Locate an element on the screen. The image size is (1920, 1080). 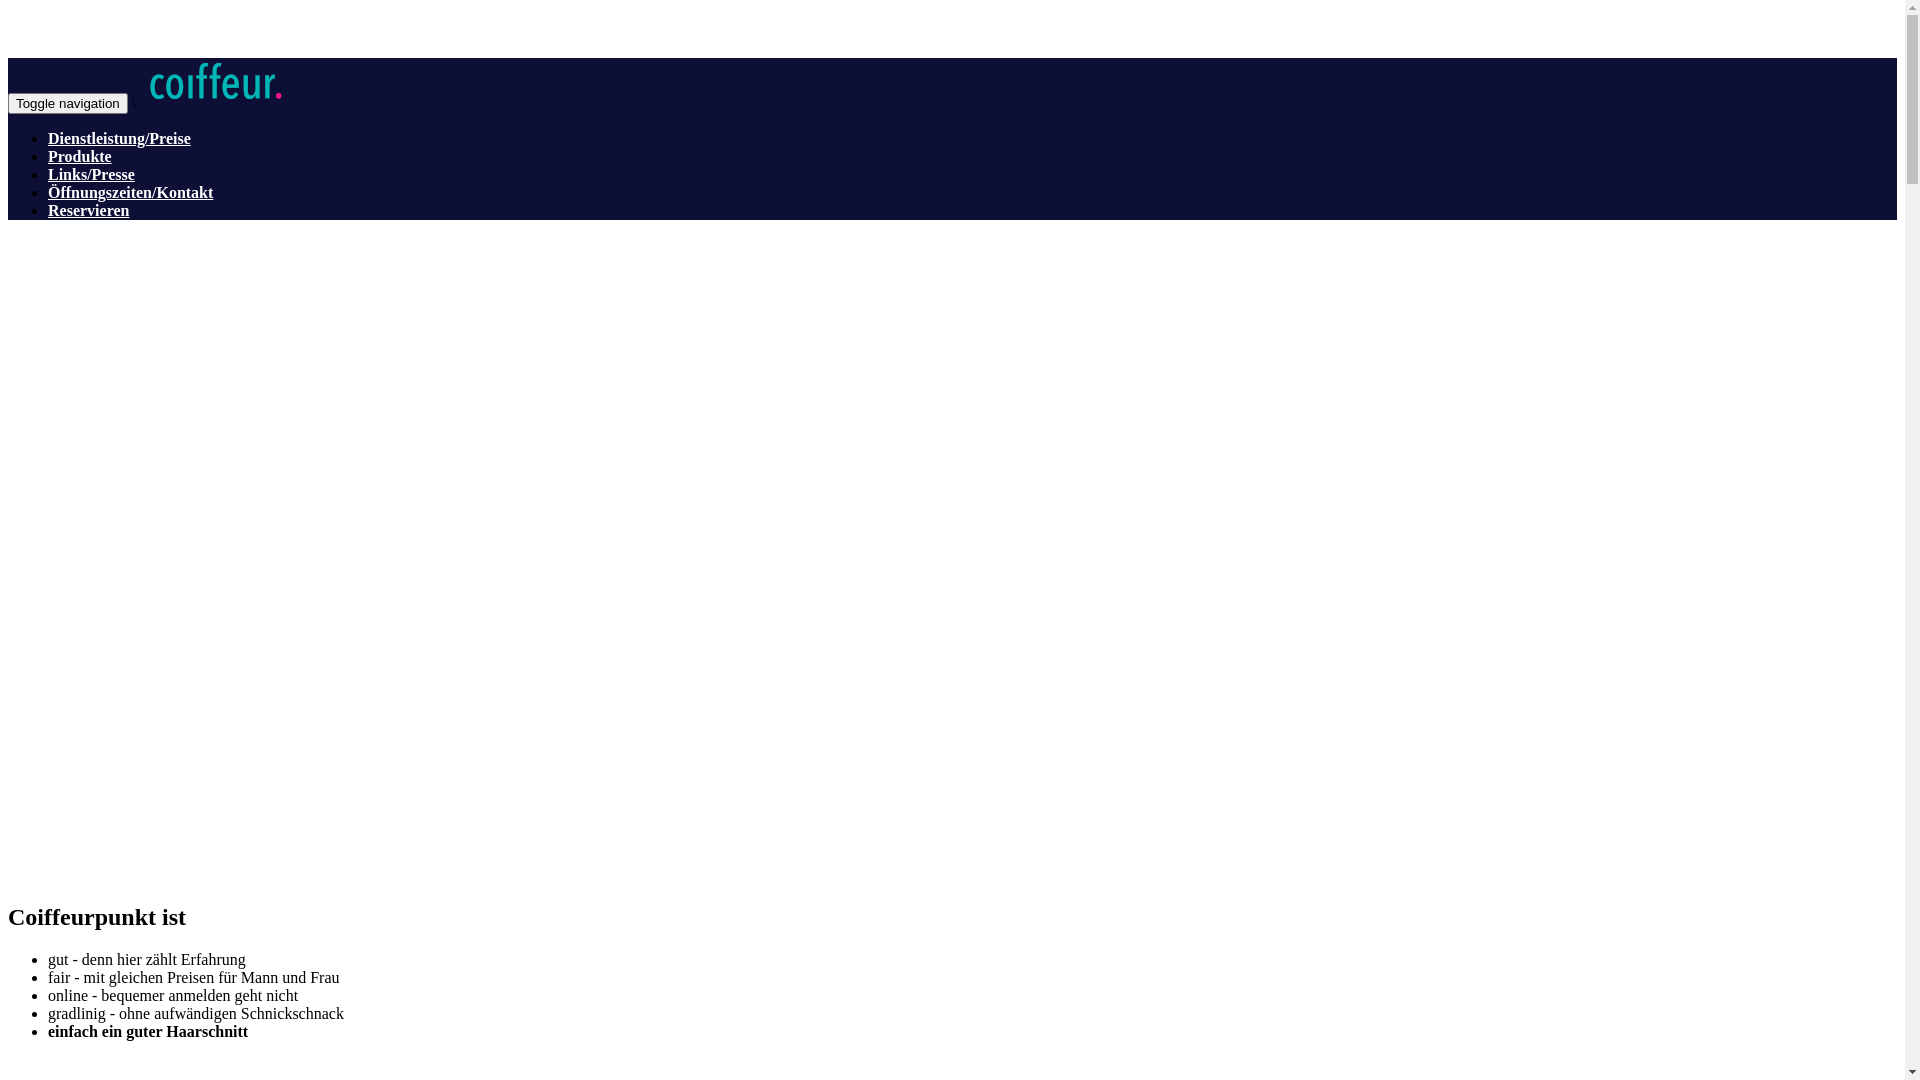
'Reservieren' is located at coordinates (48, 210).